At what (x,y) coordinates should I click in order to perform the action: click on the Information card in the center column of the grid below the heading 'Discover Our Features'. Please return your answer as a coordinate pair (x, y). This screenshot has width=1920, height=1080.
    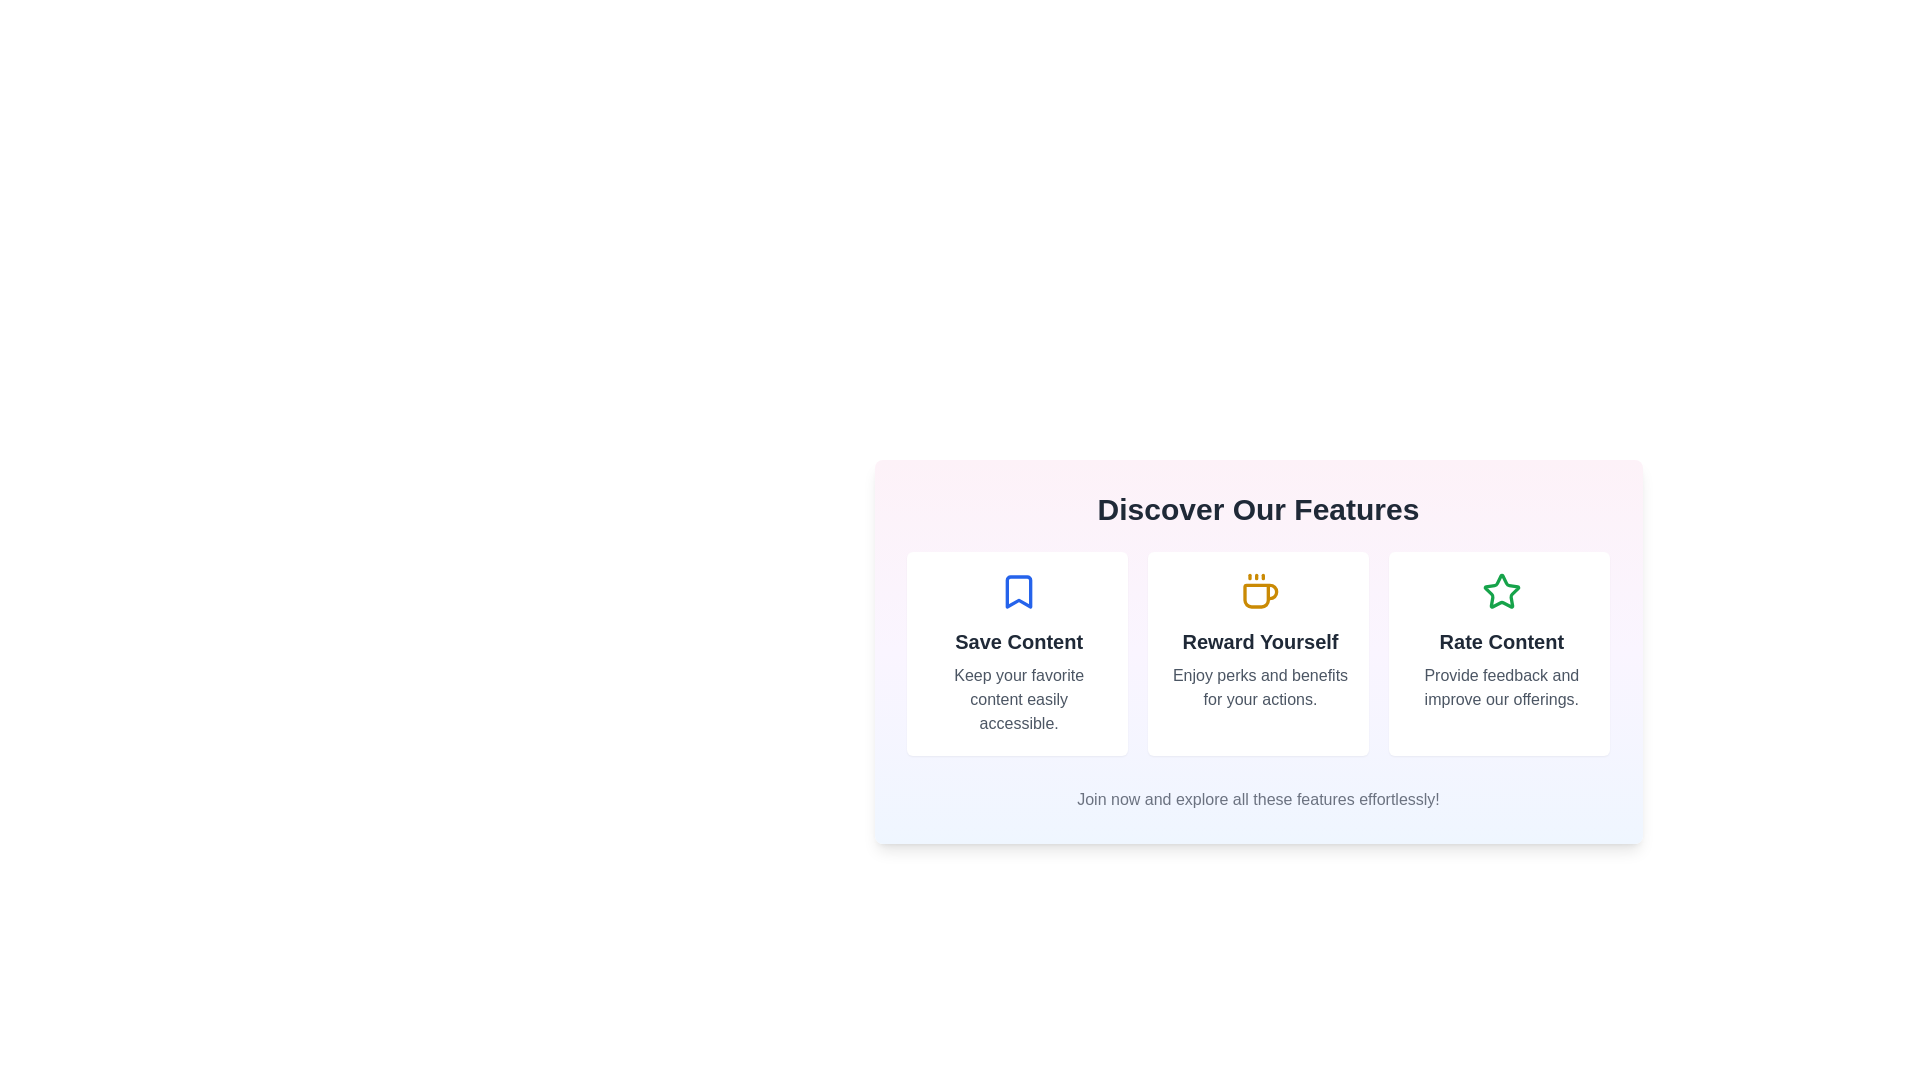
    Looking at the image, I should click on (1257, 651).